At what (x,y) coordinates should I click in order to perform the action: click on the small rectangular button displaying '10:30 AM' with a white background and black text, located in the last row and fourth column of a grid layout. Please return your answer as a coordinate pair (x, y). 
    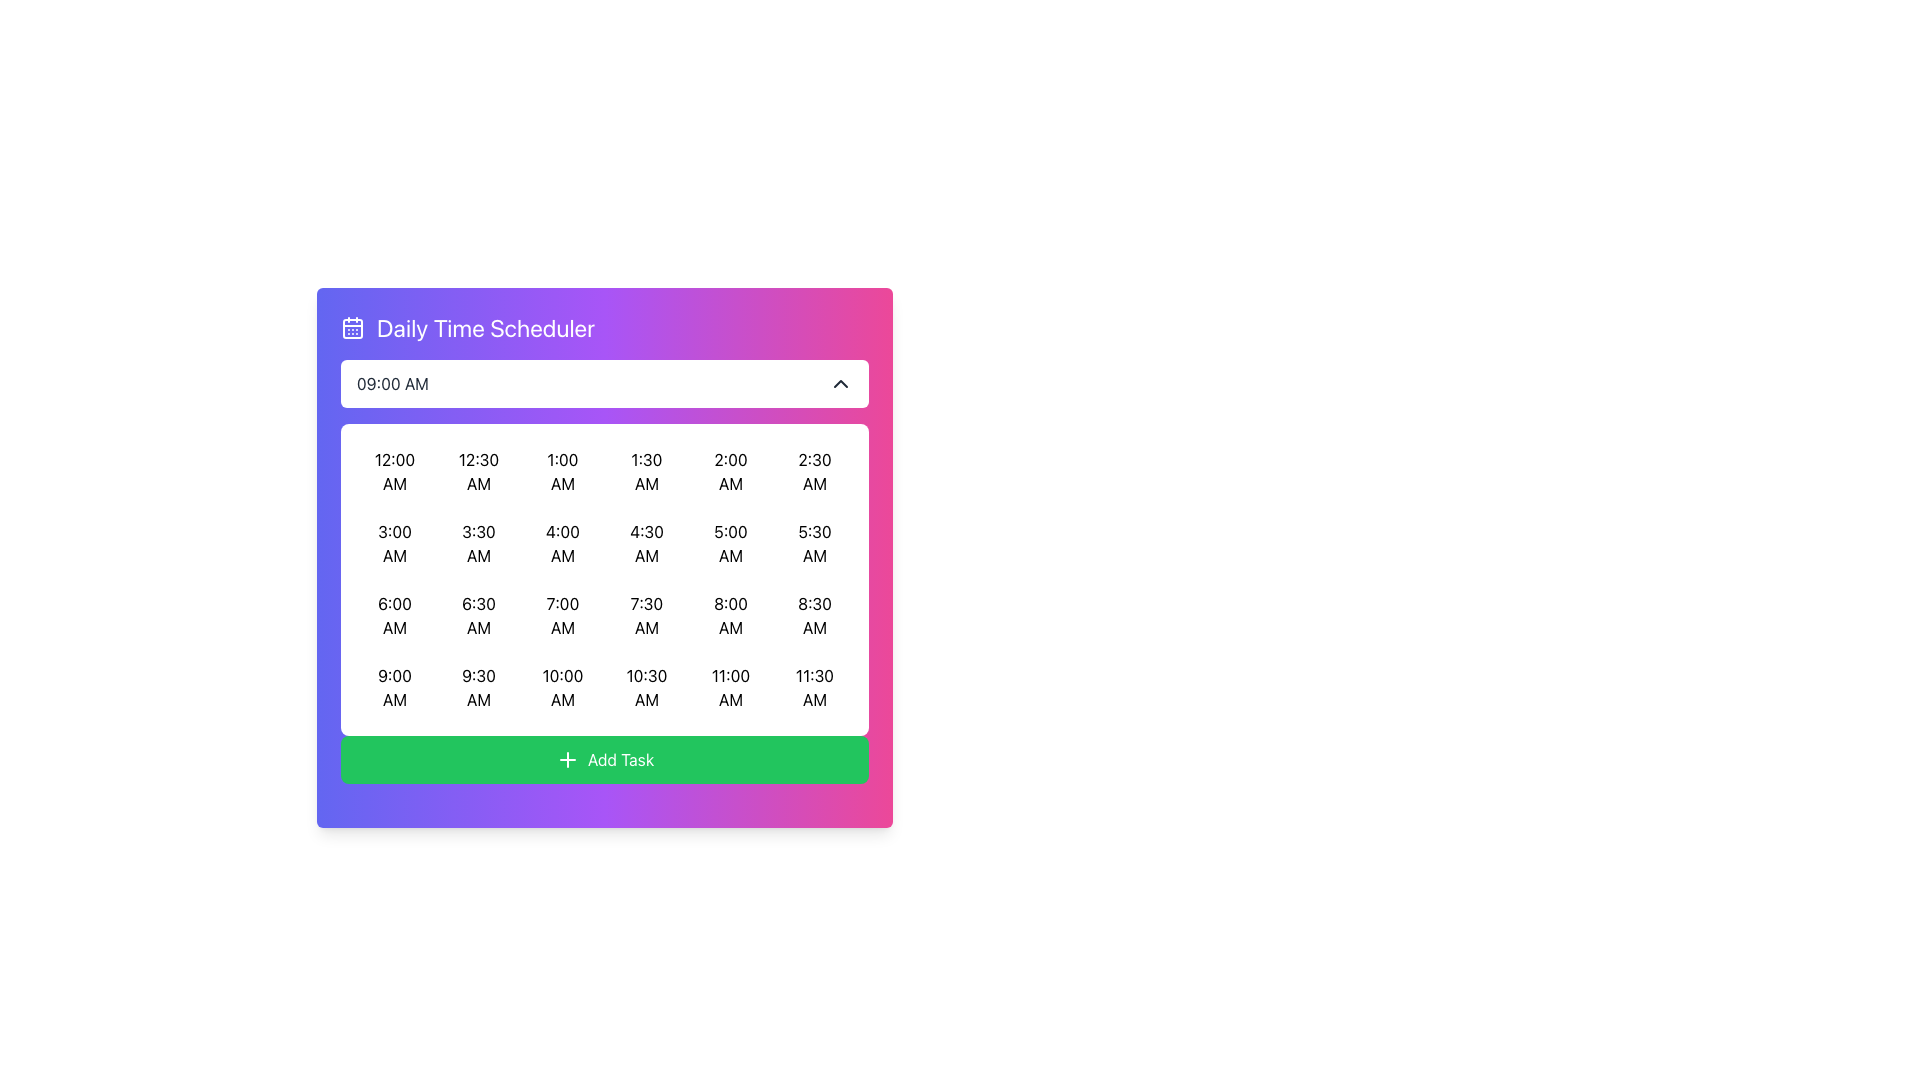
    Looking at the image, I should click on (647, 686).